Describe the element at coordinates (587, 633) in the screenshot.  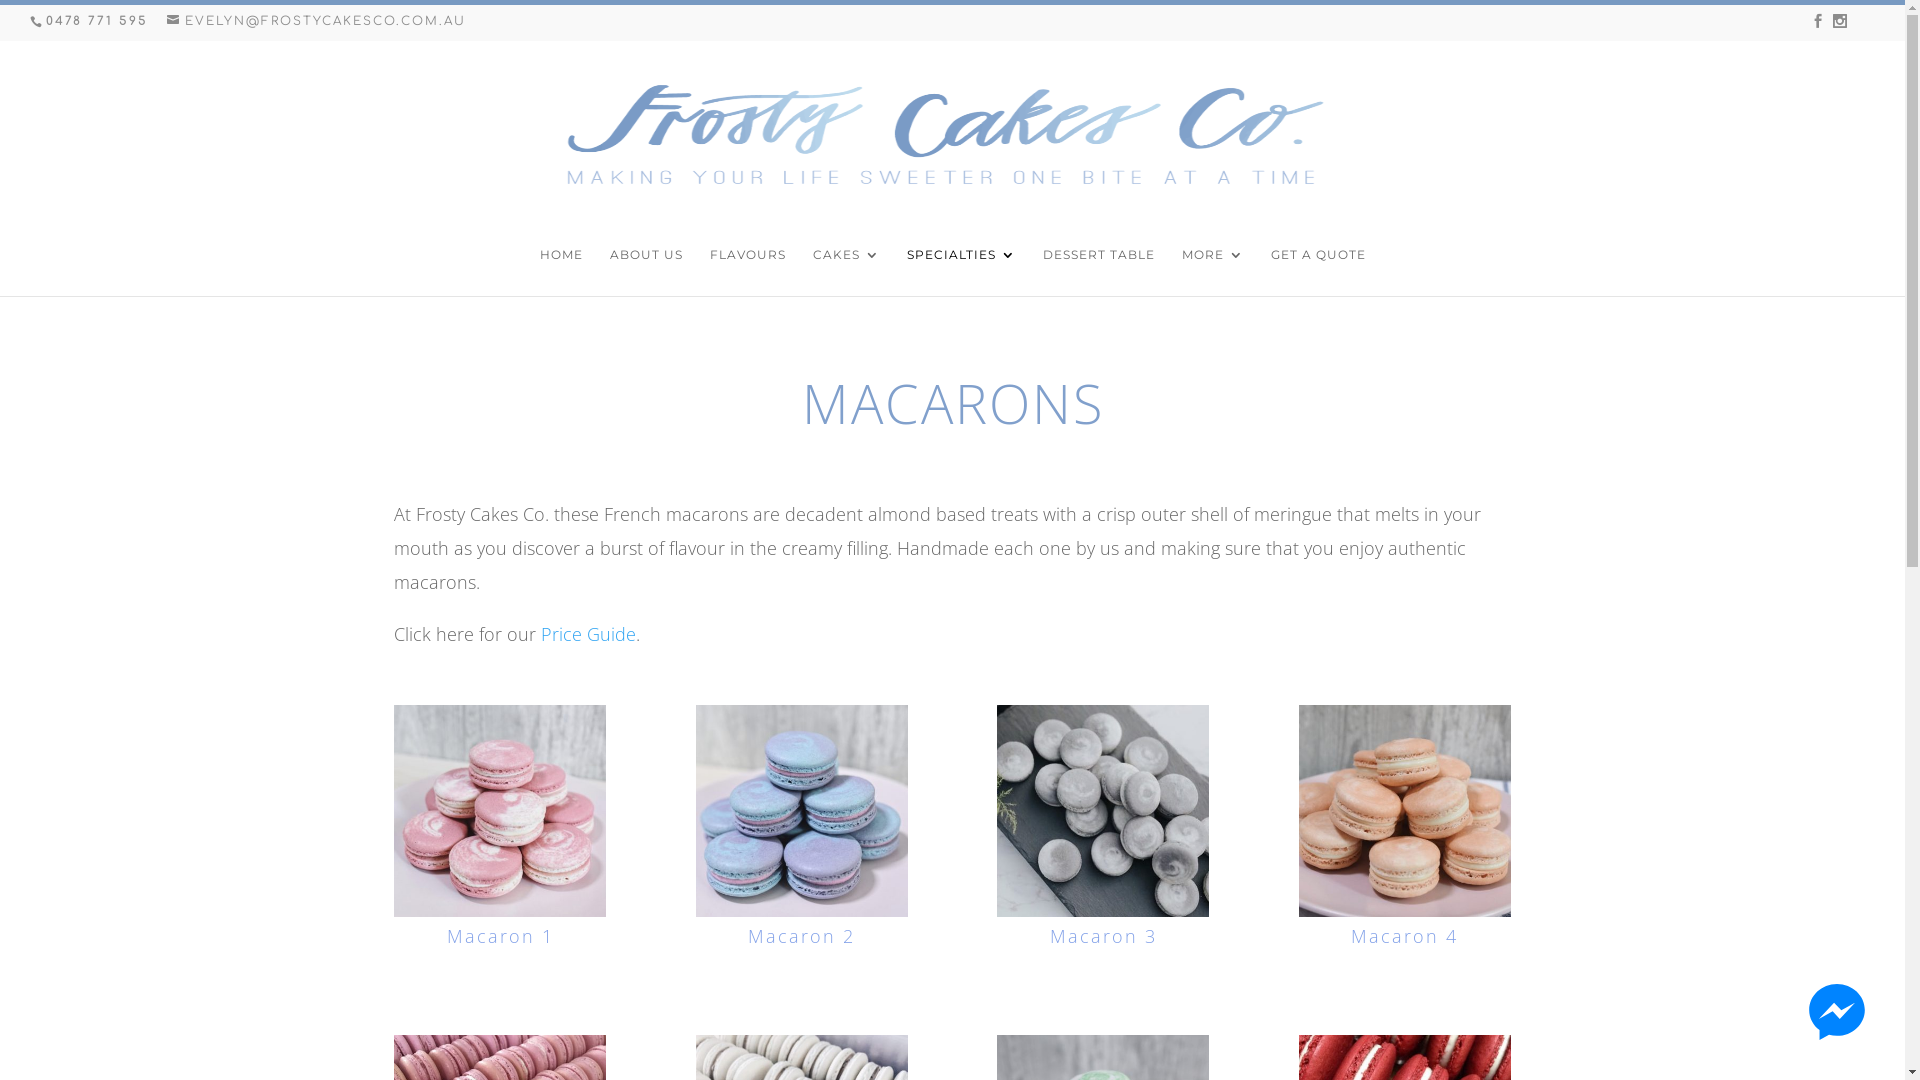
I see `'Price Guide'` at that location.